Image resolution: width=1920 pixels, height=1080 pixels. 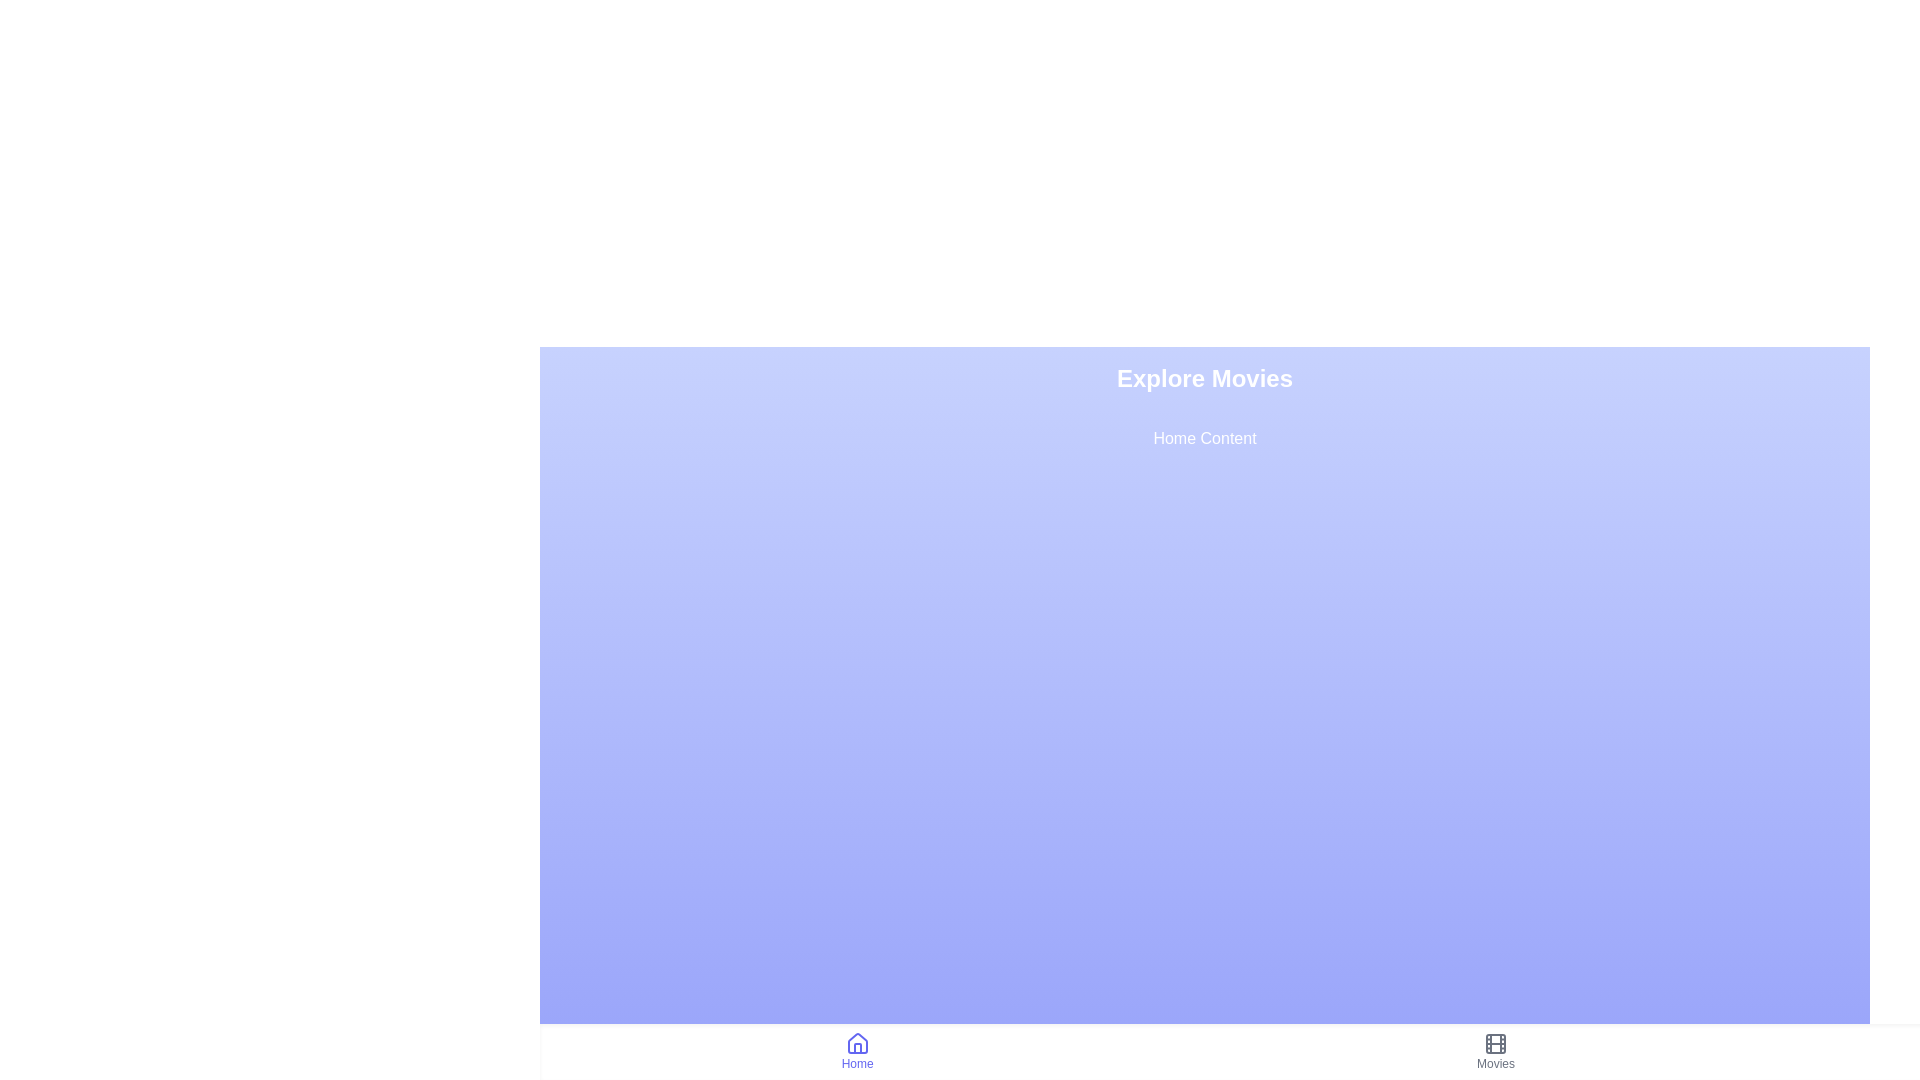 I want to click on the 'Movies' text label located in the bottom navigation bar, positioned below the film strip icon, so click(x=1496, y=1063).